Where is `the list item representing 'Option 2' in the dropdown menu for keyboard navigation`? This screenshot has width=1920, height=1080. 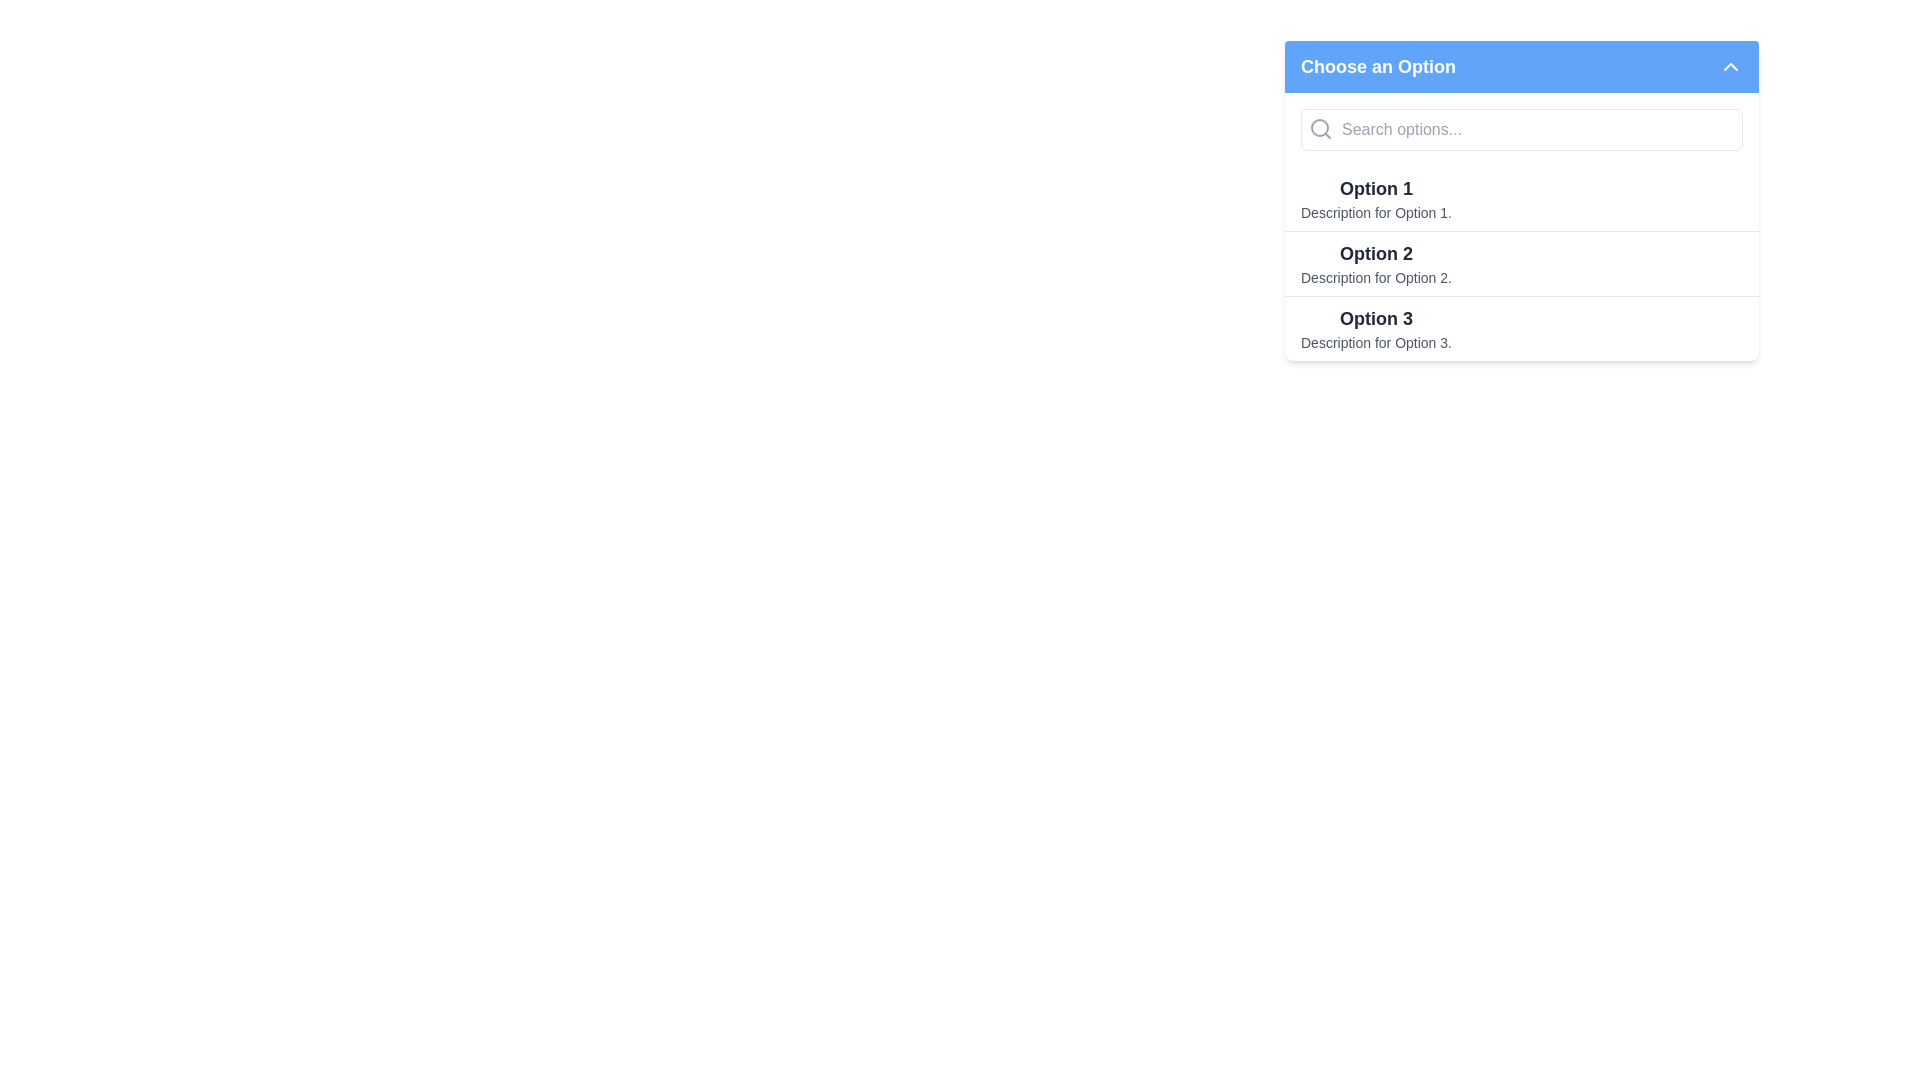
the list item representing 'Option 2' in the dropdown menu for keyboard navigation is located at coordinates (1520, 262).